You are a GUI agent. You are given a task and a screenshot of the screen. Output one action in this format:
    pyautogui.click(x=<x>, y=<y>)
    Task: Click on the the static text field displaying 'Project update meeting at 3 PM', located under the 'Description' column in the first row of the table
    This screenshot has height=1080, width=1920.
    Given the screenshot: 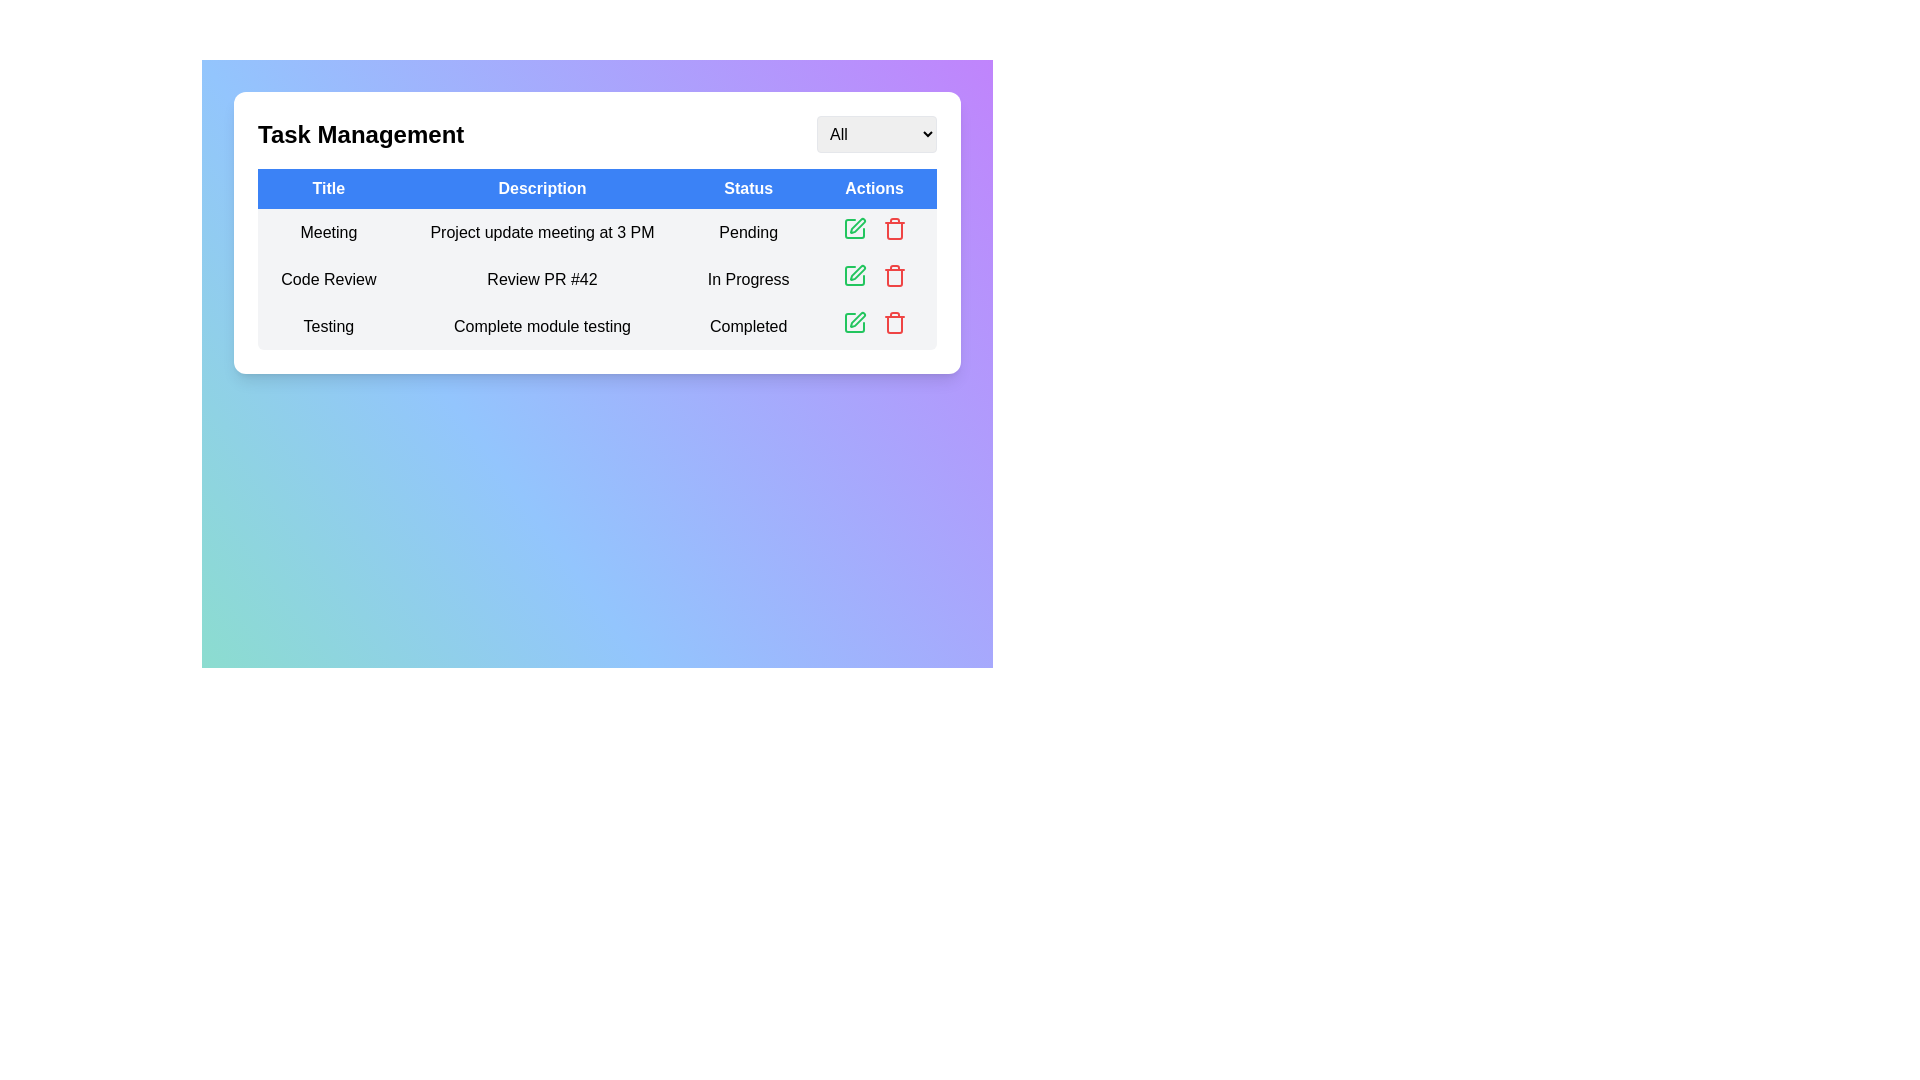 What is the action you would take?
    pyautogui.click(x=542, y=231)
    